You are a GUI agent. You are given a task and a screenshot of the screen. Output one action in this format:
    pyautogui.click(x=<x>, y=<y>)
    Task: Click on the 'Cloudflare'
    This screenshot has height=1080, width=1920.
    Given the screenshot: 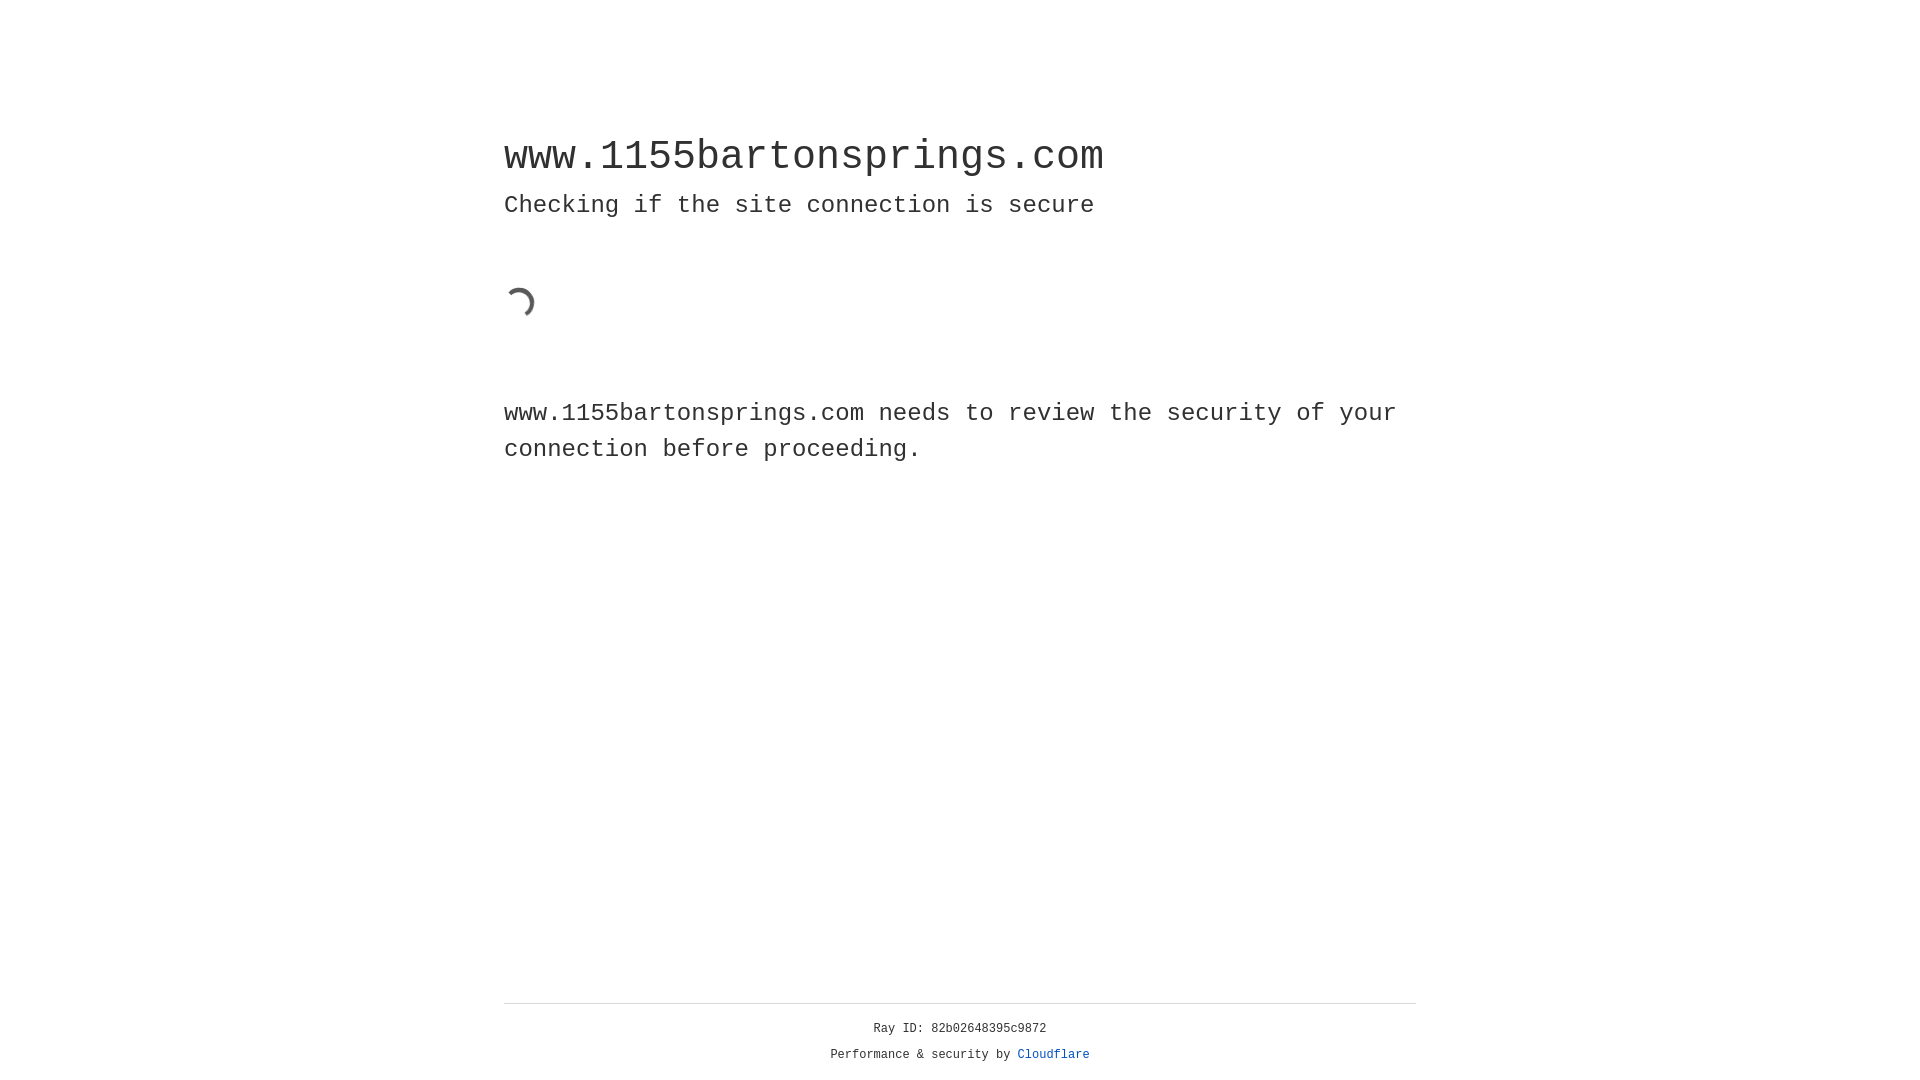 What is the action you would take?
    pyautogui.click(x=1053, y=1054)
    